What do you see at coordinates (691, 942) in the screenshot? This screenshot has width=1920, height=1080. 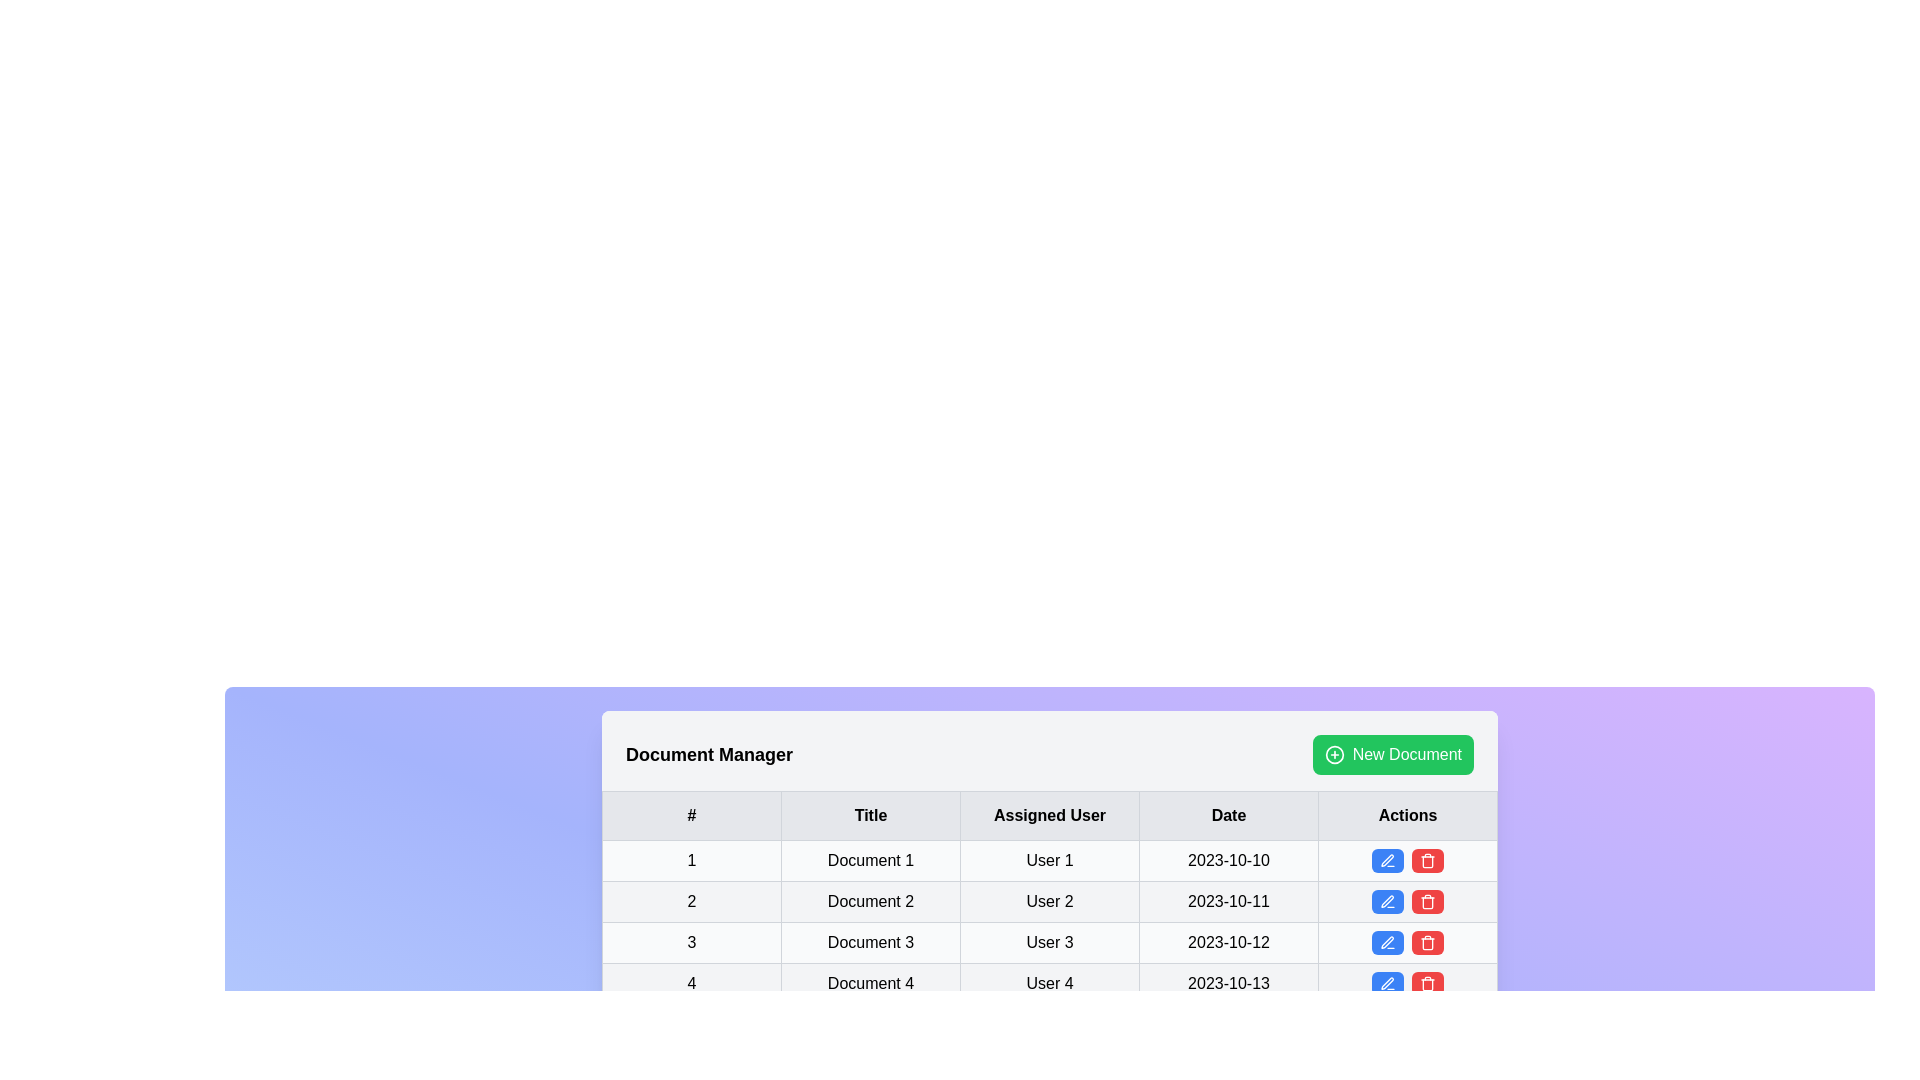 I see `the table cell containing the number '3'` at bounding box center [691, 942].